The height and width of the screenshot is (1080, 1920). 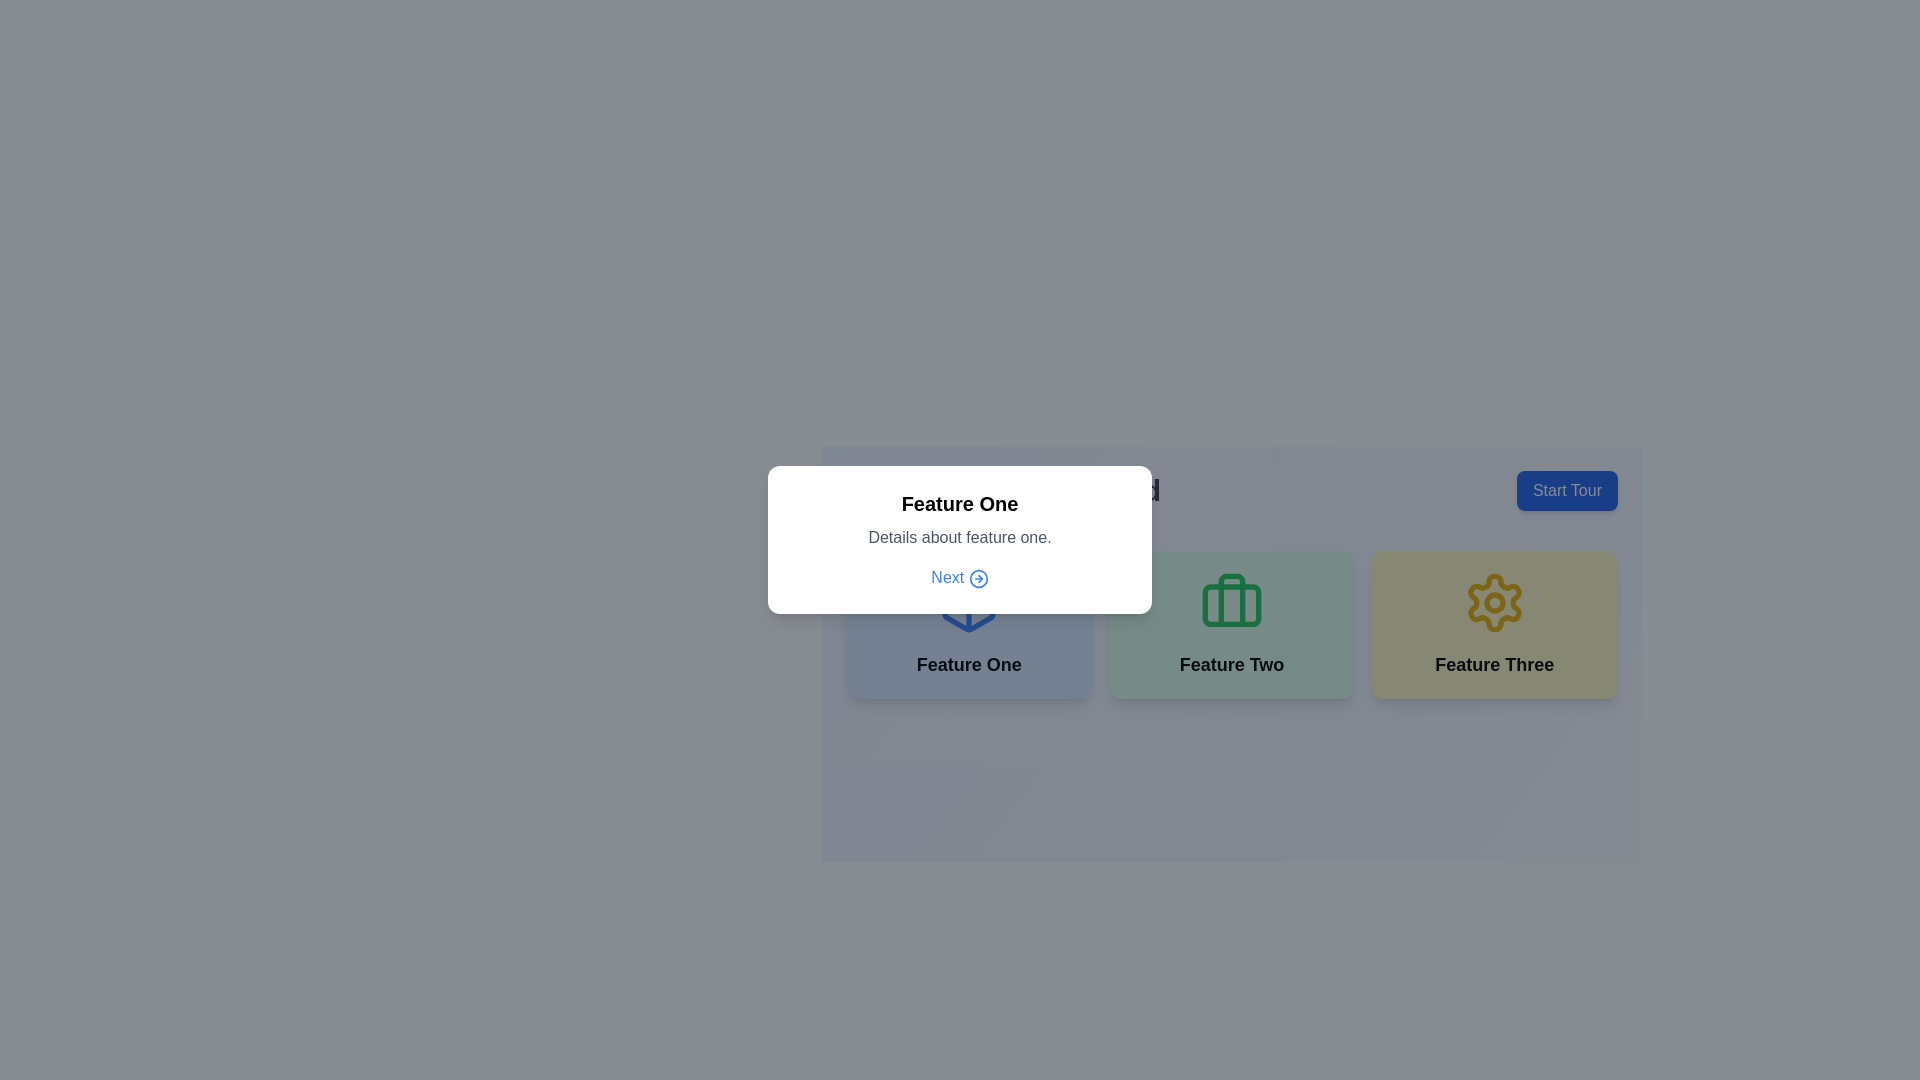 I want to click on the 'Next' button, which is represented by a forward SVG icon located at the bottom of the dialog box, so click(x=978, y=578).